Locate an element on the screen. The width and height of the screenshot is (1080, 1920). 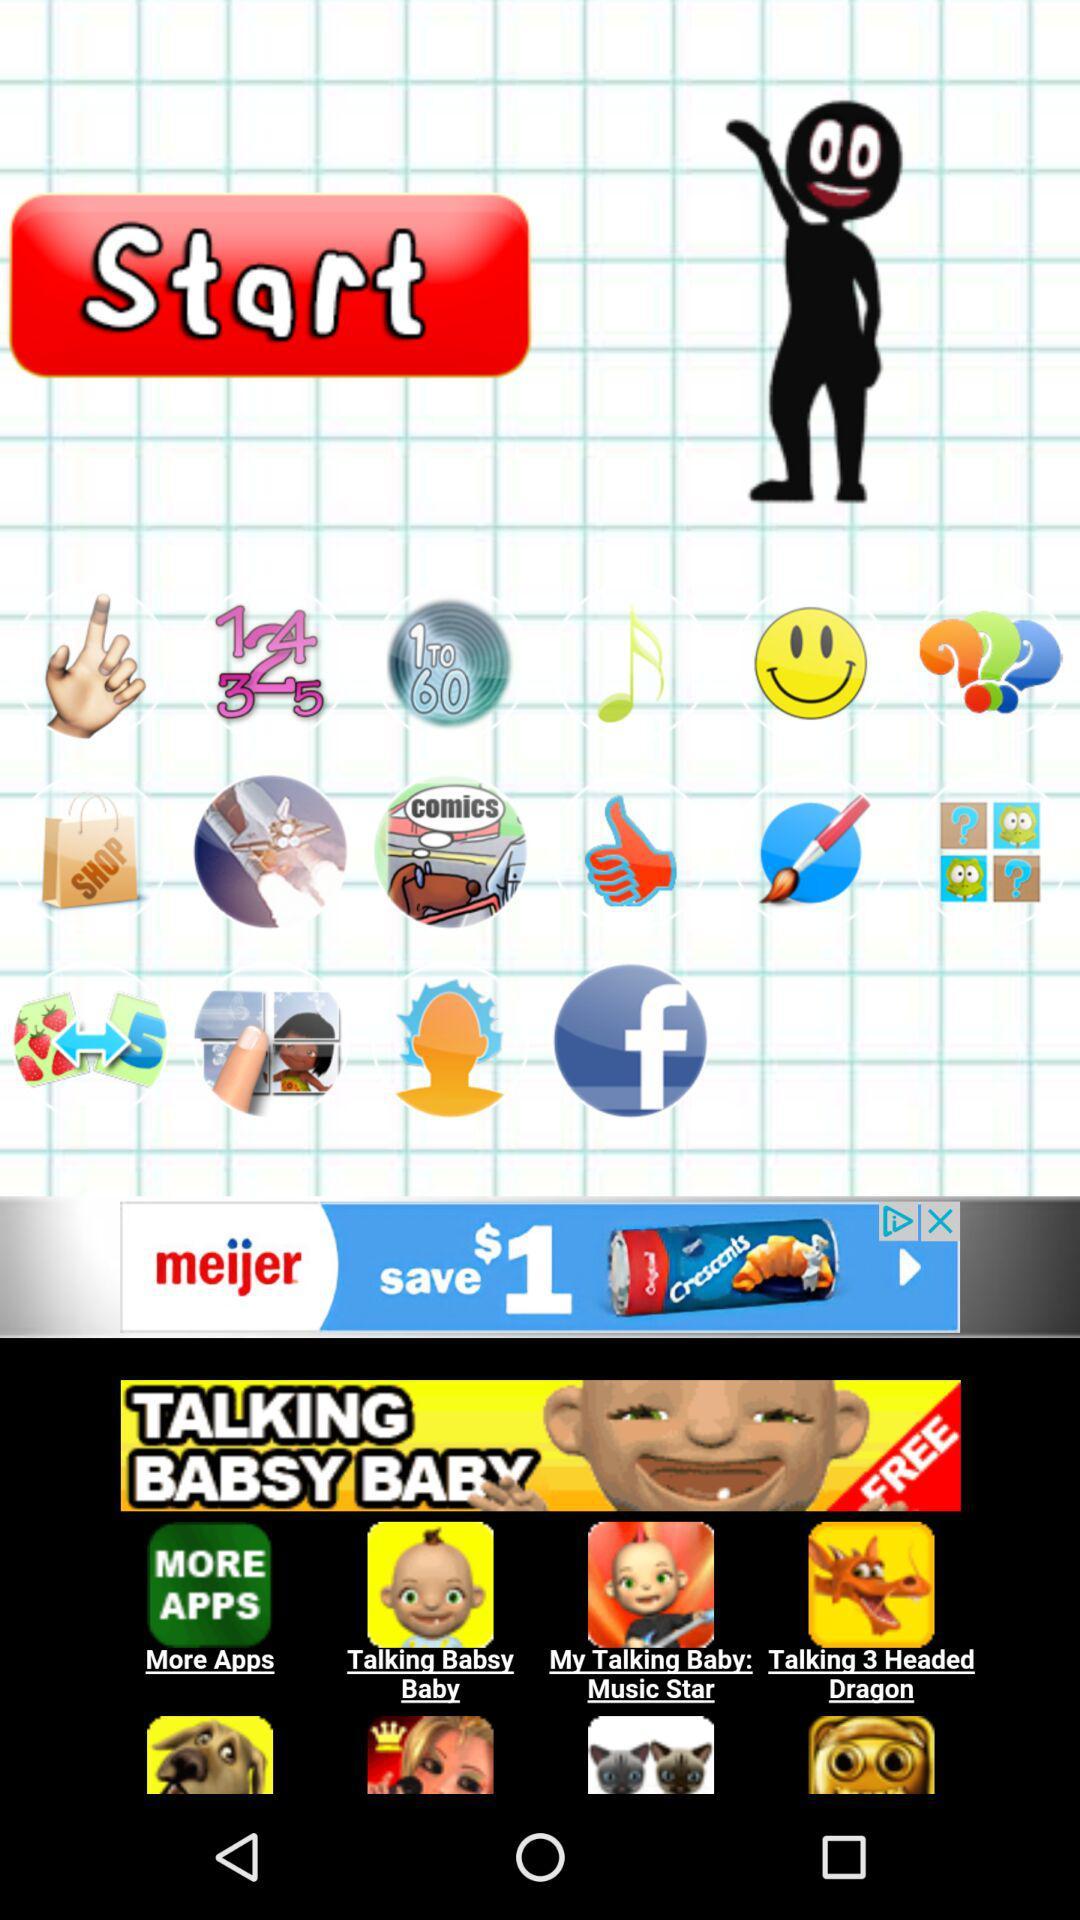
the cart icon is located at coordinates (450, 709).